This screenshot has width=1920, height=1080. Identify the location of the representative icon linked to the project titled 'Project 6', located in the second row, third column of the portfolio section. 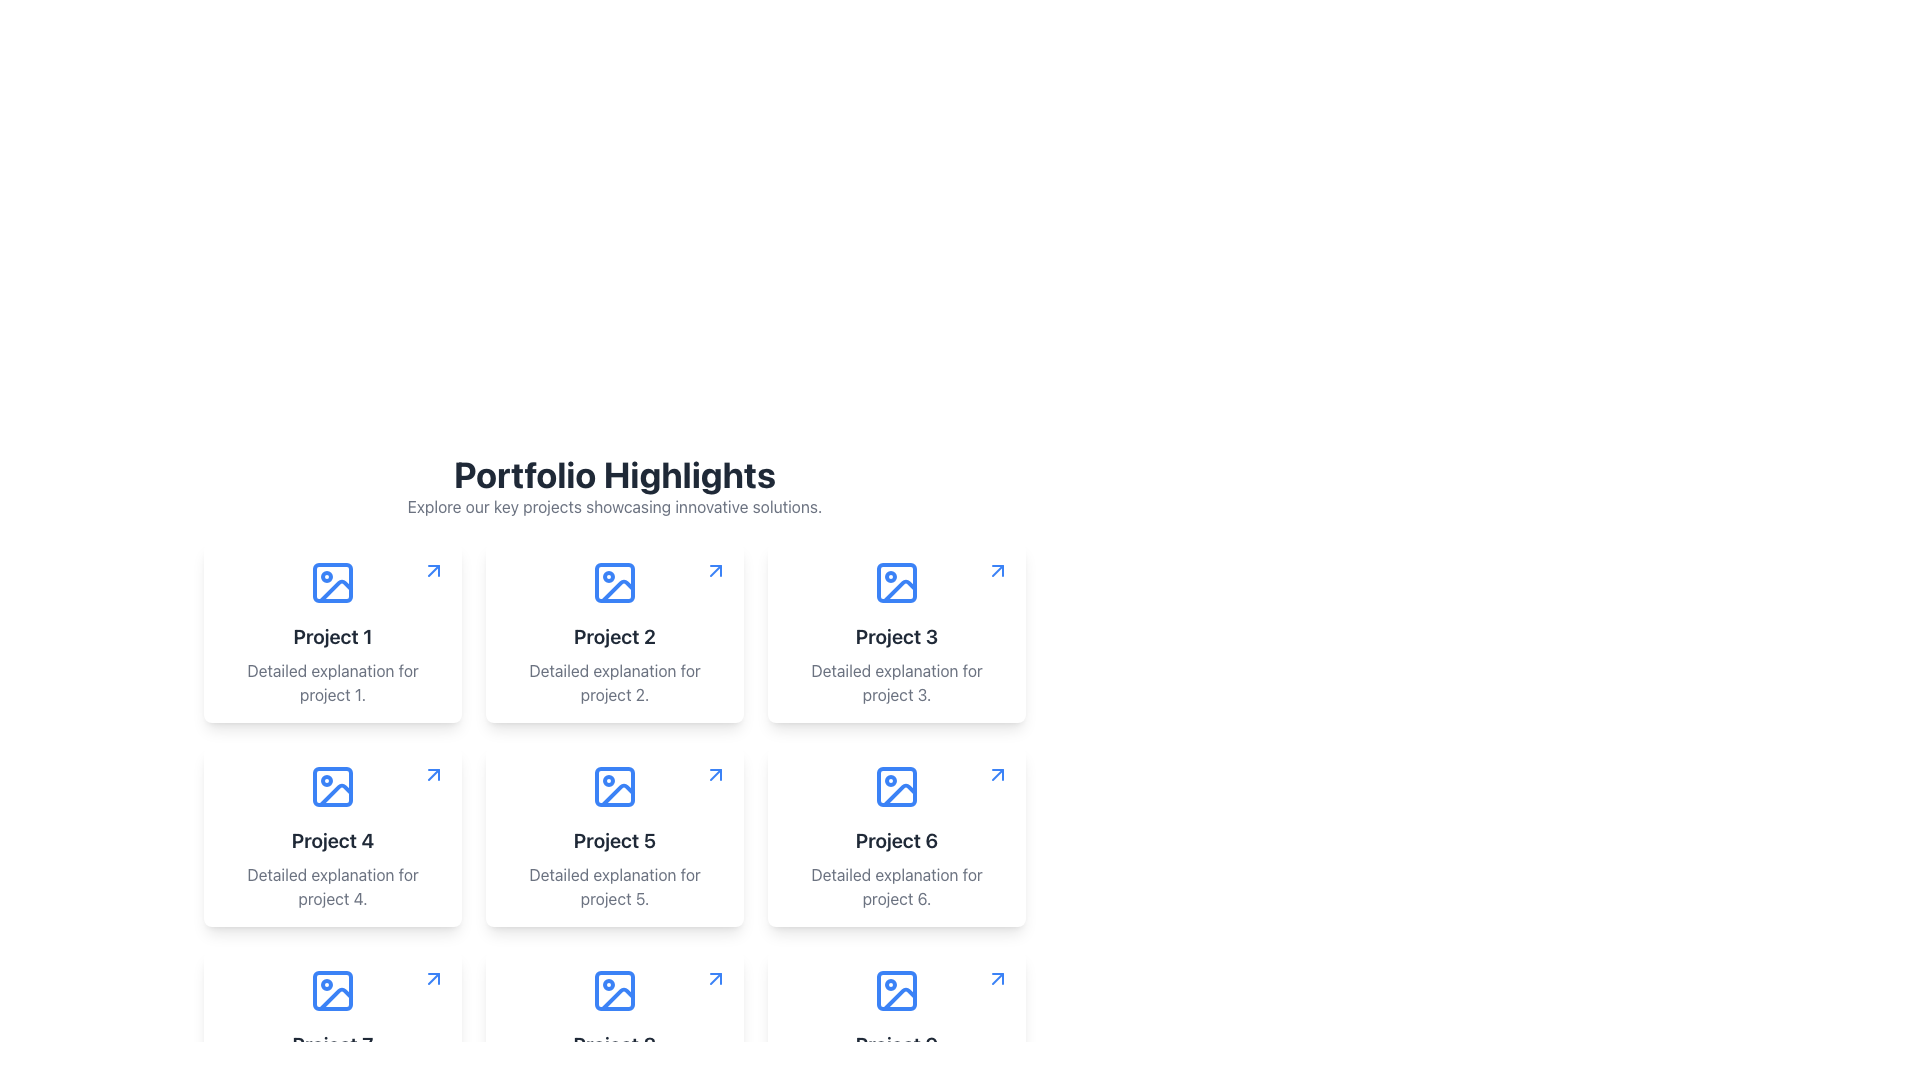
(896, 785).